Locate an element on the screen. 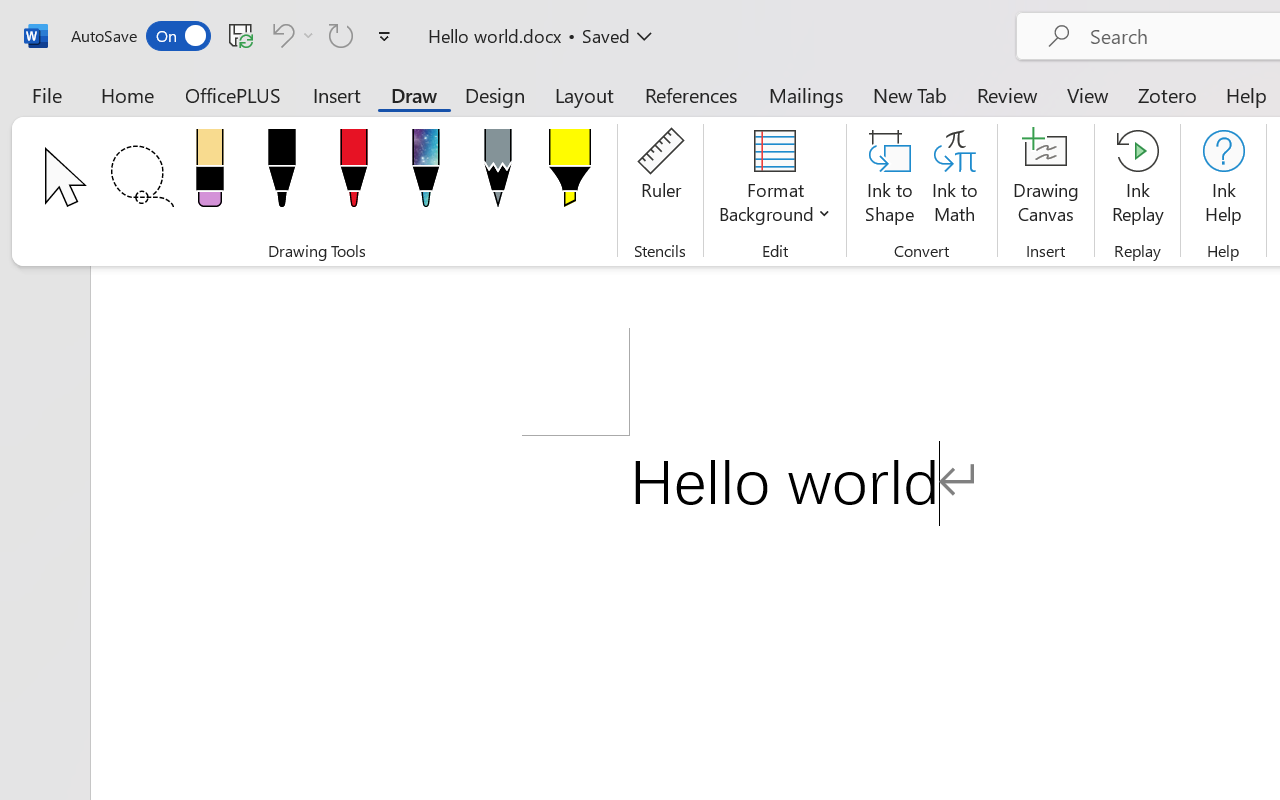 The image size is (1280, 800). 'Insert' is located at coordinates (337, 94).